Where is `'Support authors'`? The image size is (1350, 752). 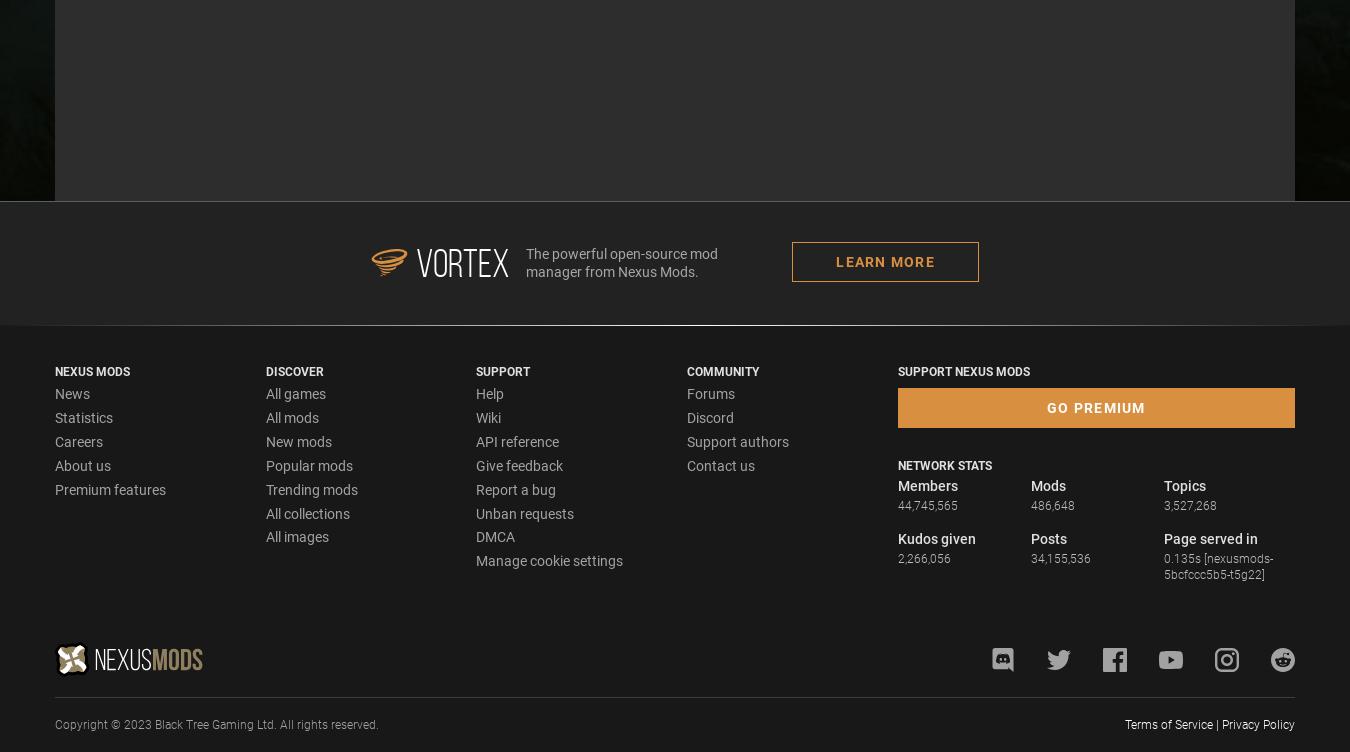 'Support authors' is located at coordinates (737, 440).